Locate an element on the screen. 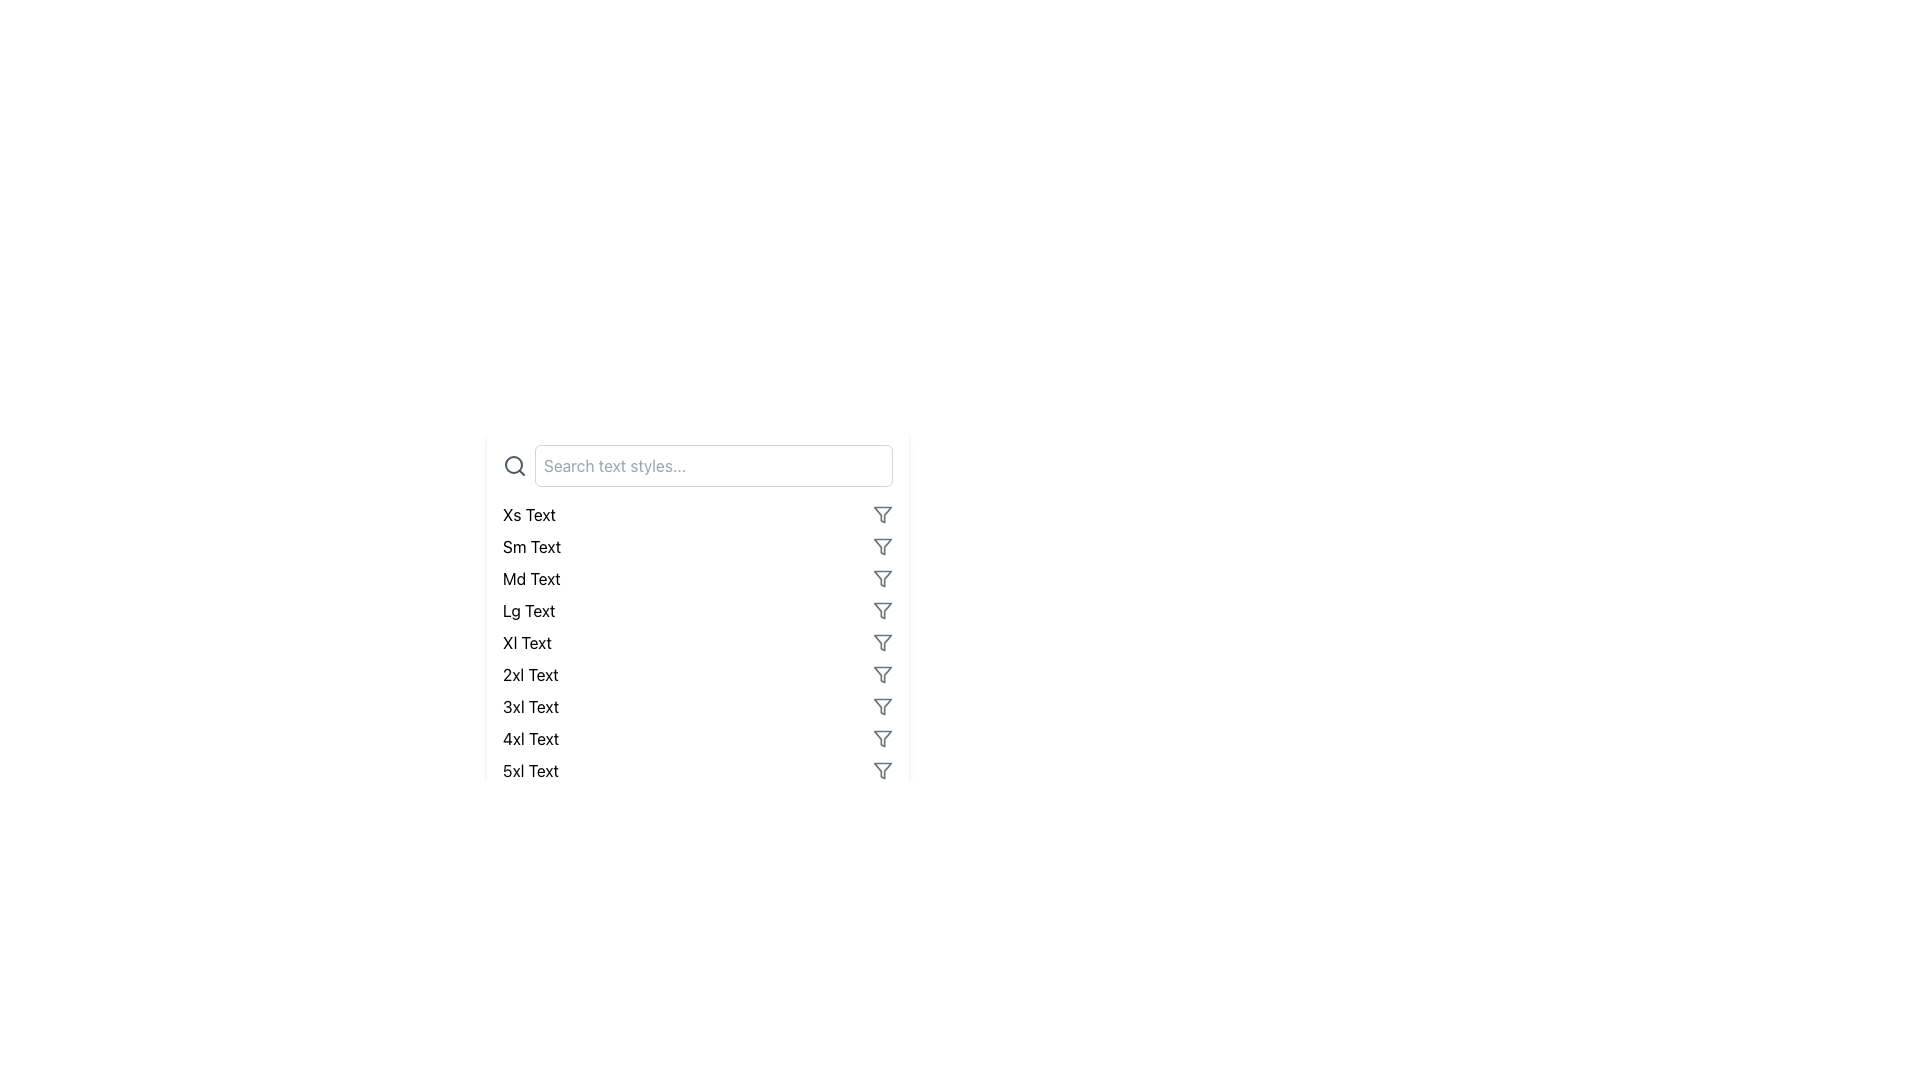  the text label displaying '5XL Text', which is the last entry in a vertical list of text components is located at coordinates (530, 770).